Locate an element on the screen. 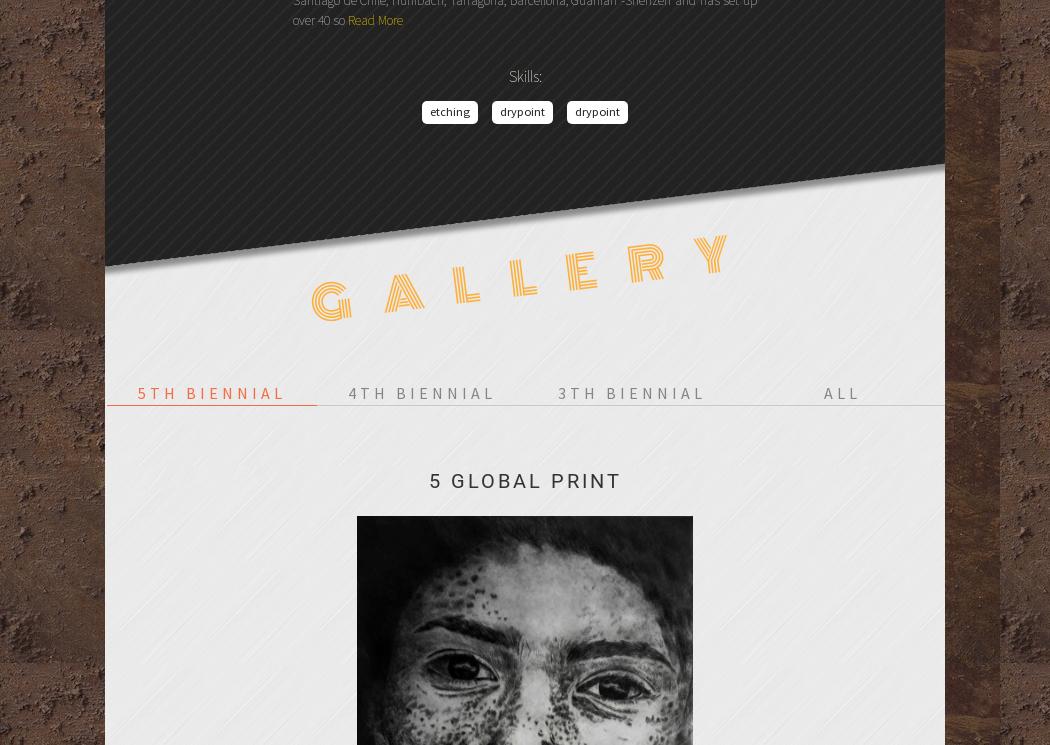 Image resolution: width=1050 pixels, height=745 pixels. 'etching' is located at coordinates (450, 110).